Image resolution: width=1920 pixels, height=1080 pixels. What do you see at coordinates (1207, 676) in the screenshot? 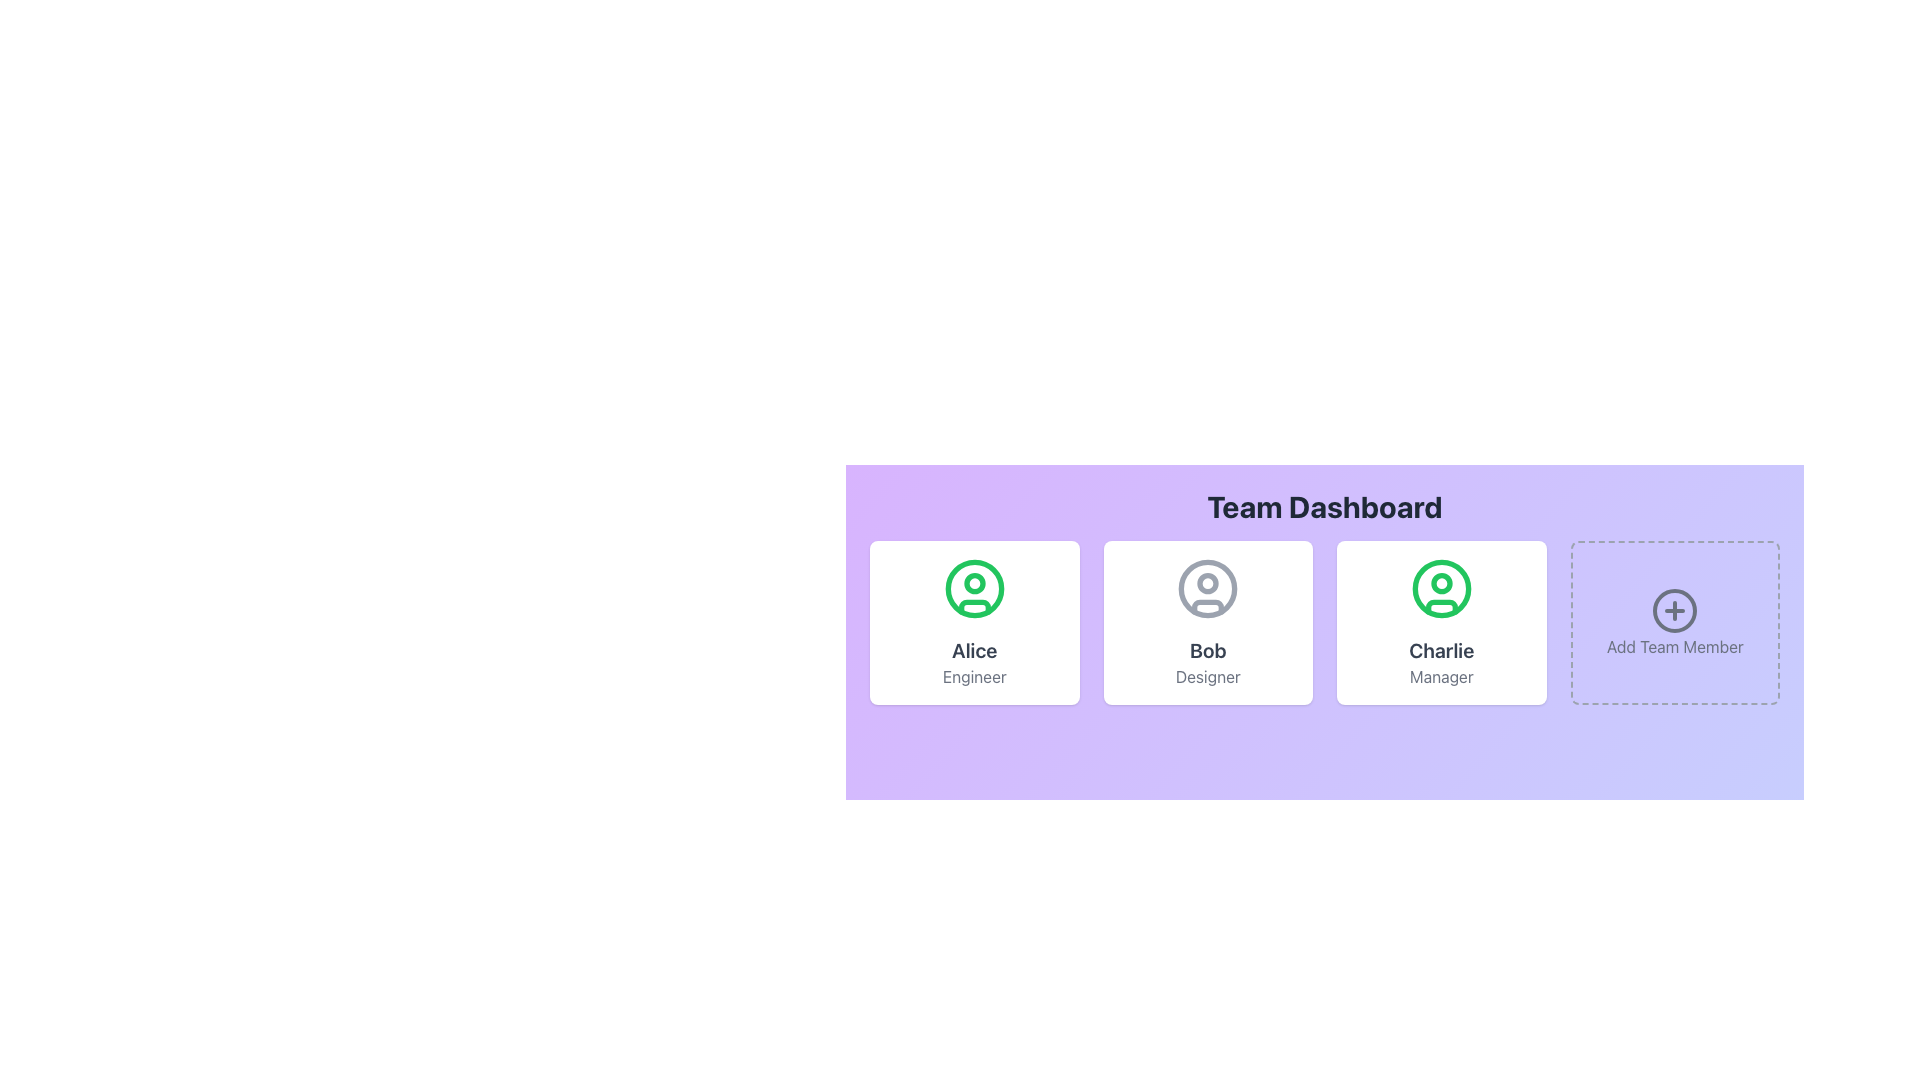
I see `the Text label displaying the role 'Designer' located at the bottom of Bob's profile card to emphasize the role or view tooltip` at bounding box center [1207, 676].